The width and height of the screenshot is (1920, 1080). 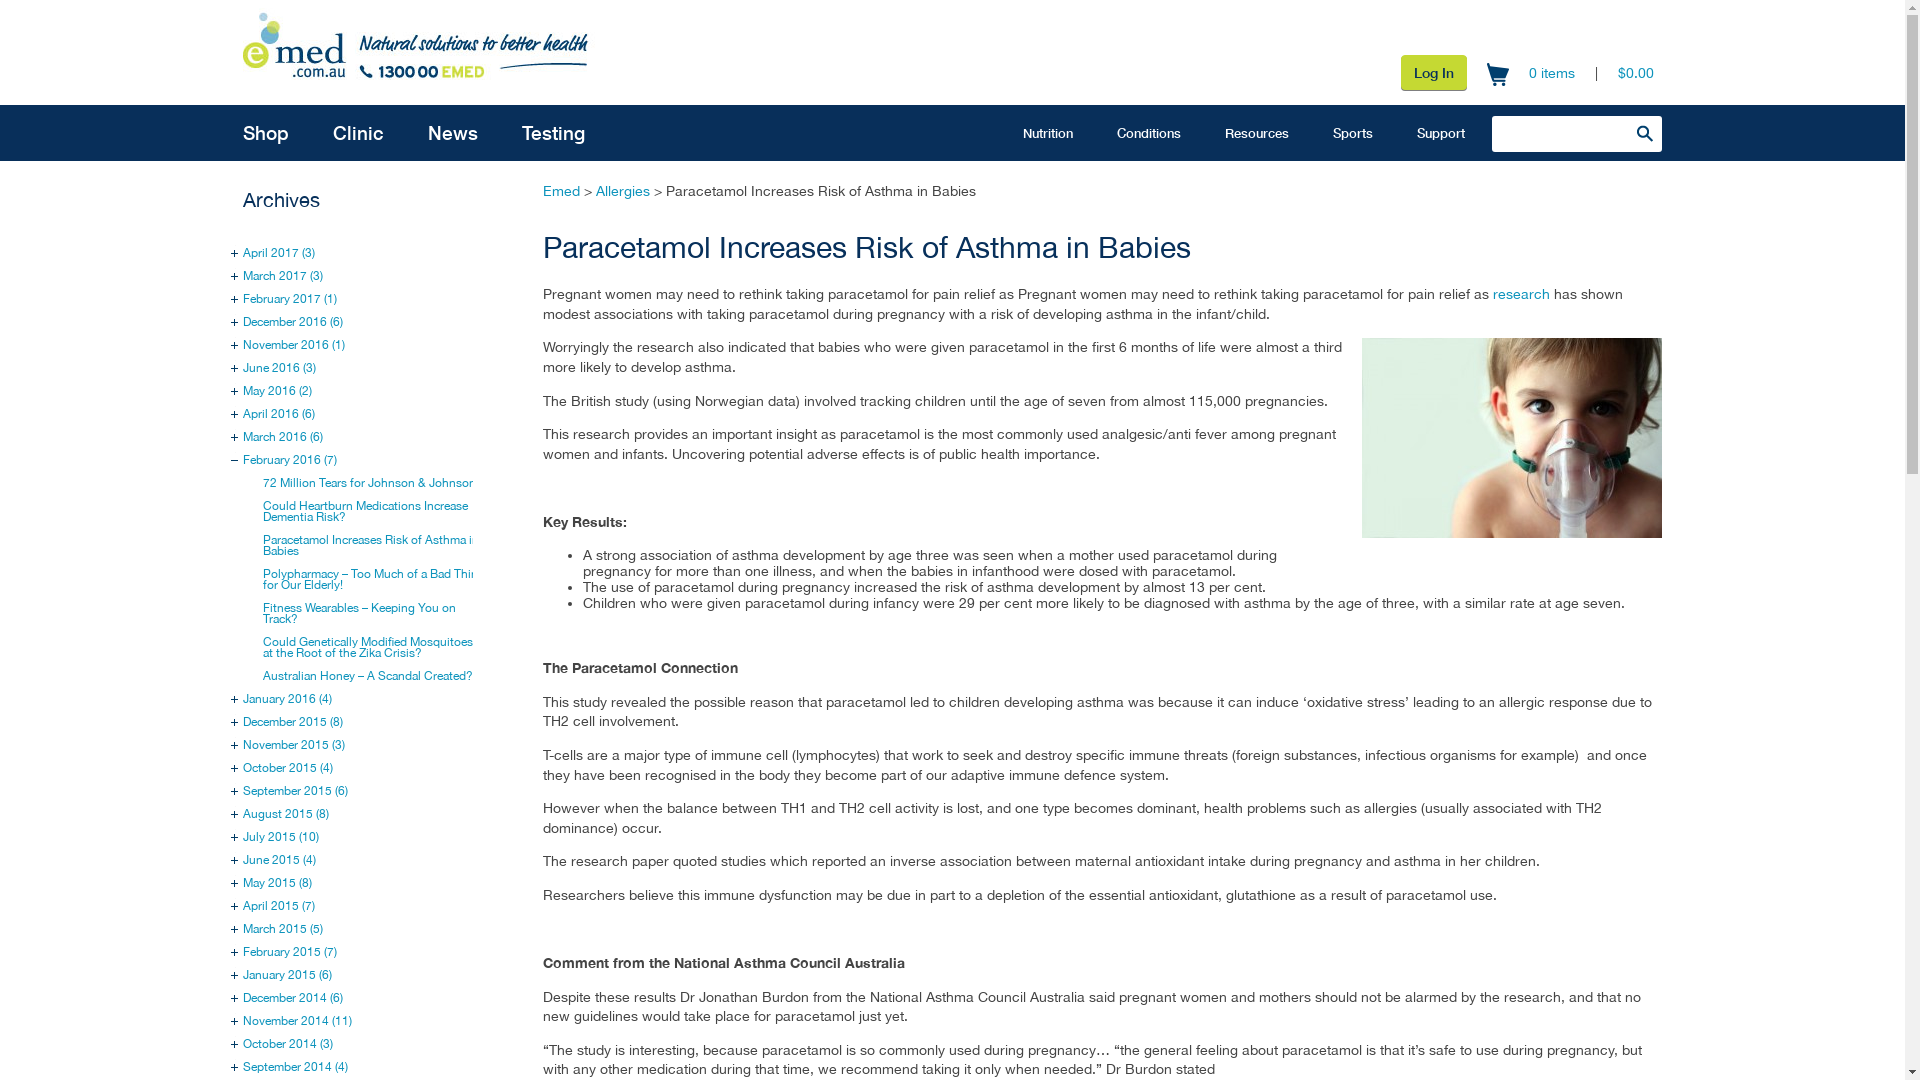 I want to click on 'December 2016 (6)', so click(x=291, y=320).